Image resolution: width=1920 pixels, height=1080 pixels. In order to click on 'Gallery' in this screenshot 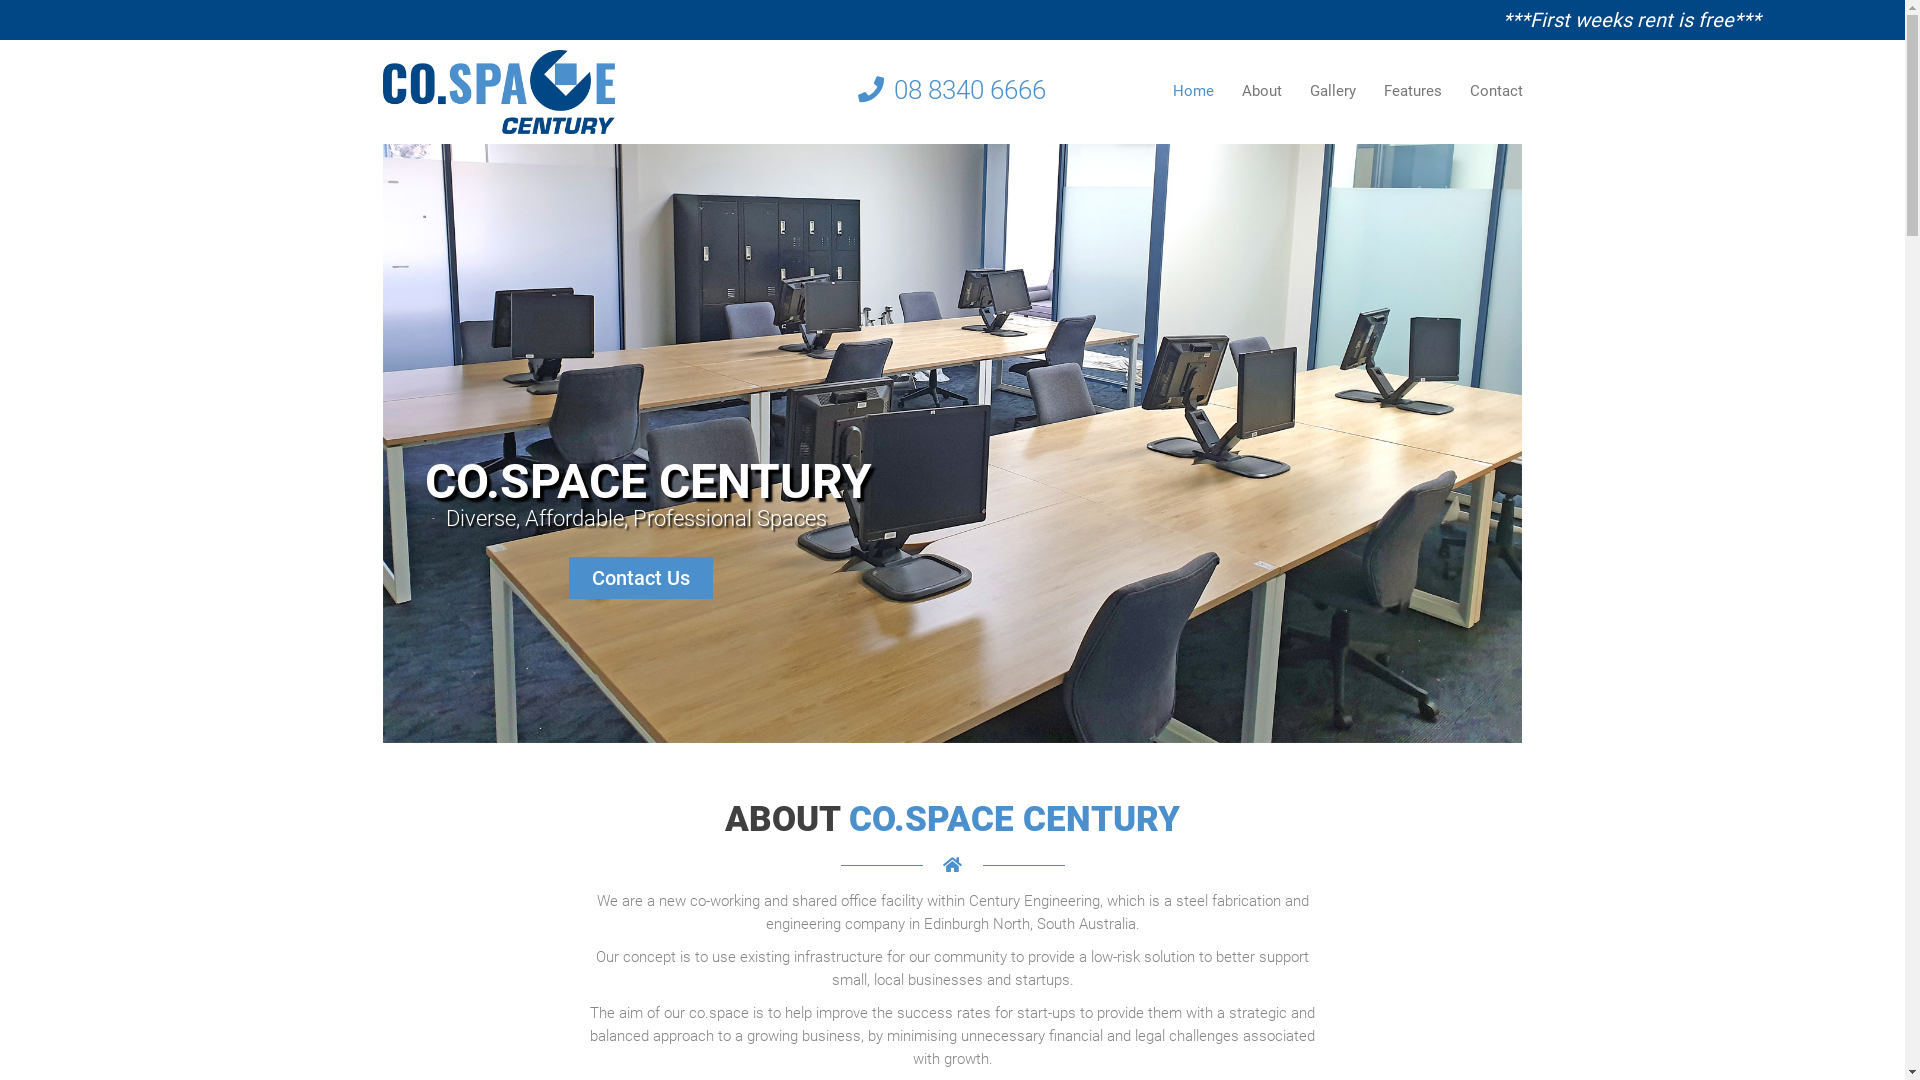, I will do `click(1333, 91)`.